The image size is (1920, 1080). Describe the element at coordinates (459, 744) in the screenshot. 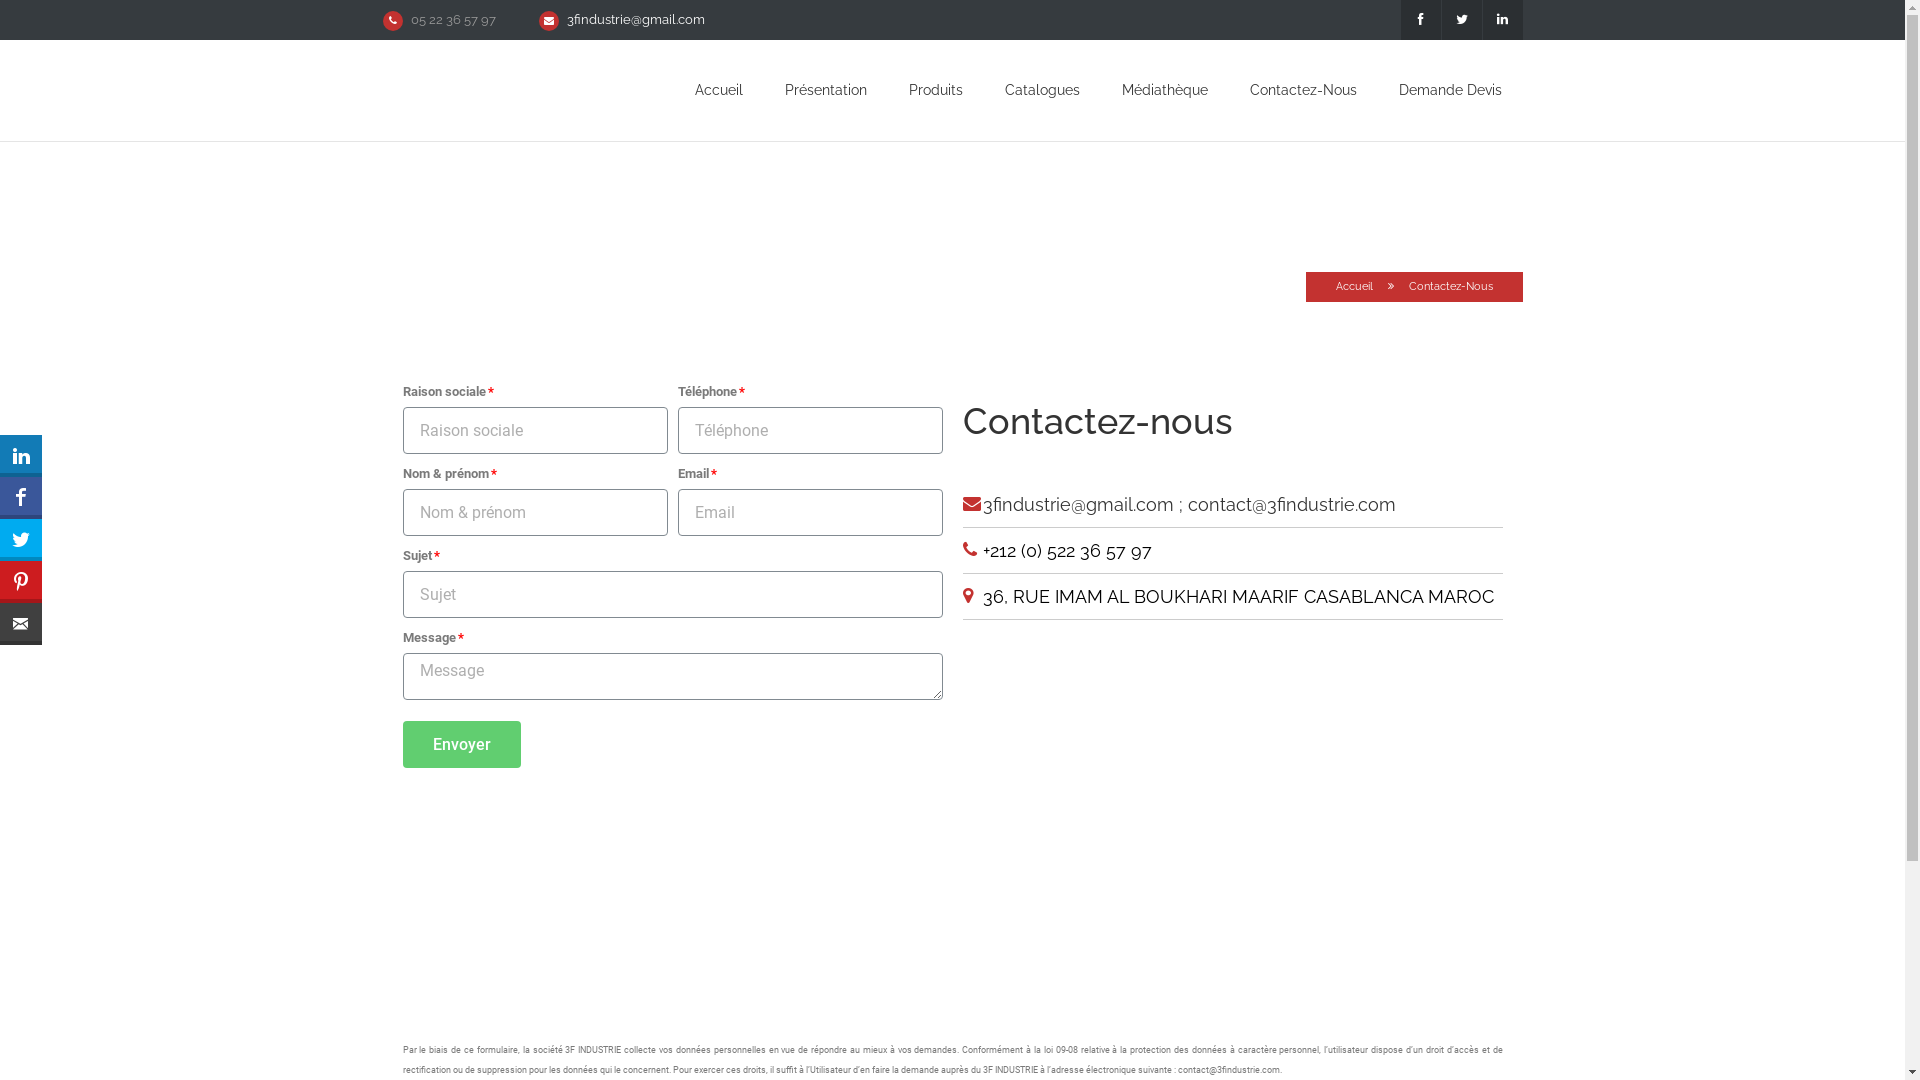

I see `'Envoyer'` at that location.